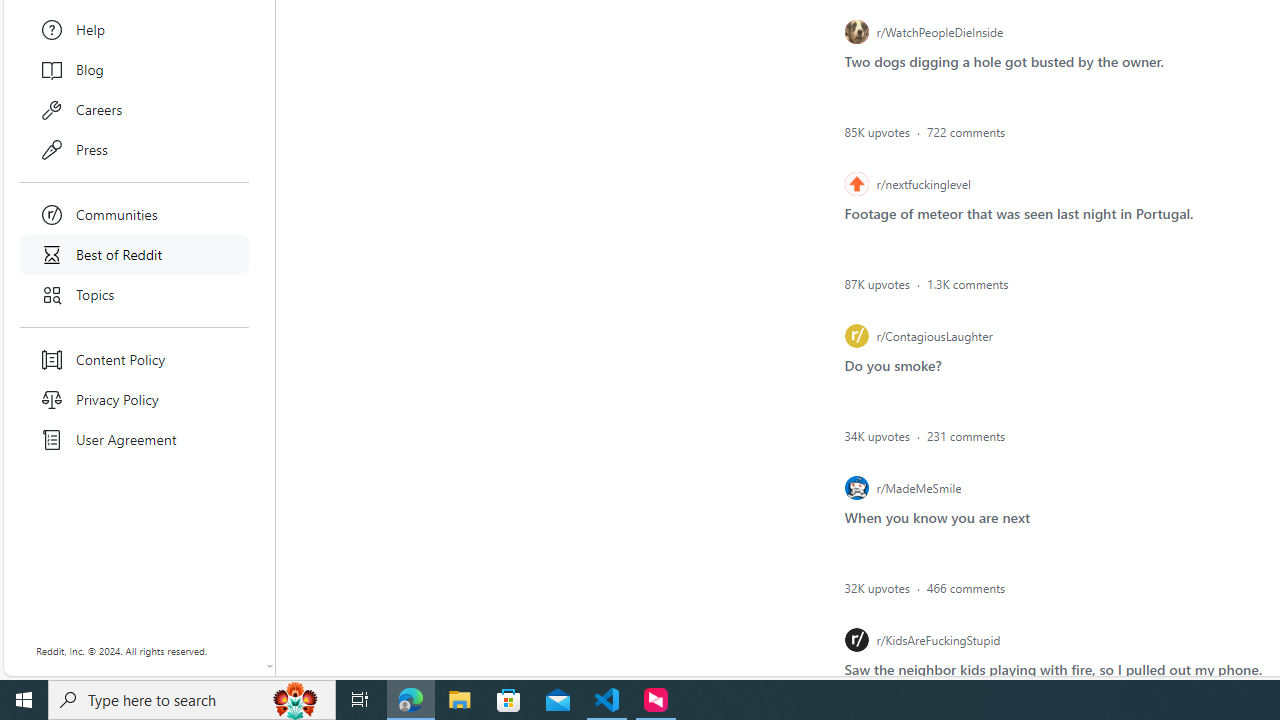 Image resolution: width=1280 pixels, height=720 pixels. I want to click on 'Best of Reddit', so click(134, 253).